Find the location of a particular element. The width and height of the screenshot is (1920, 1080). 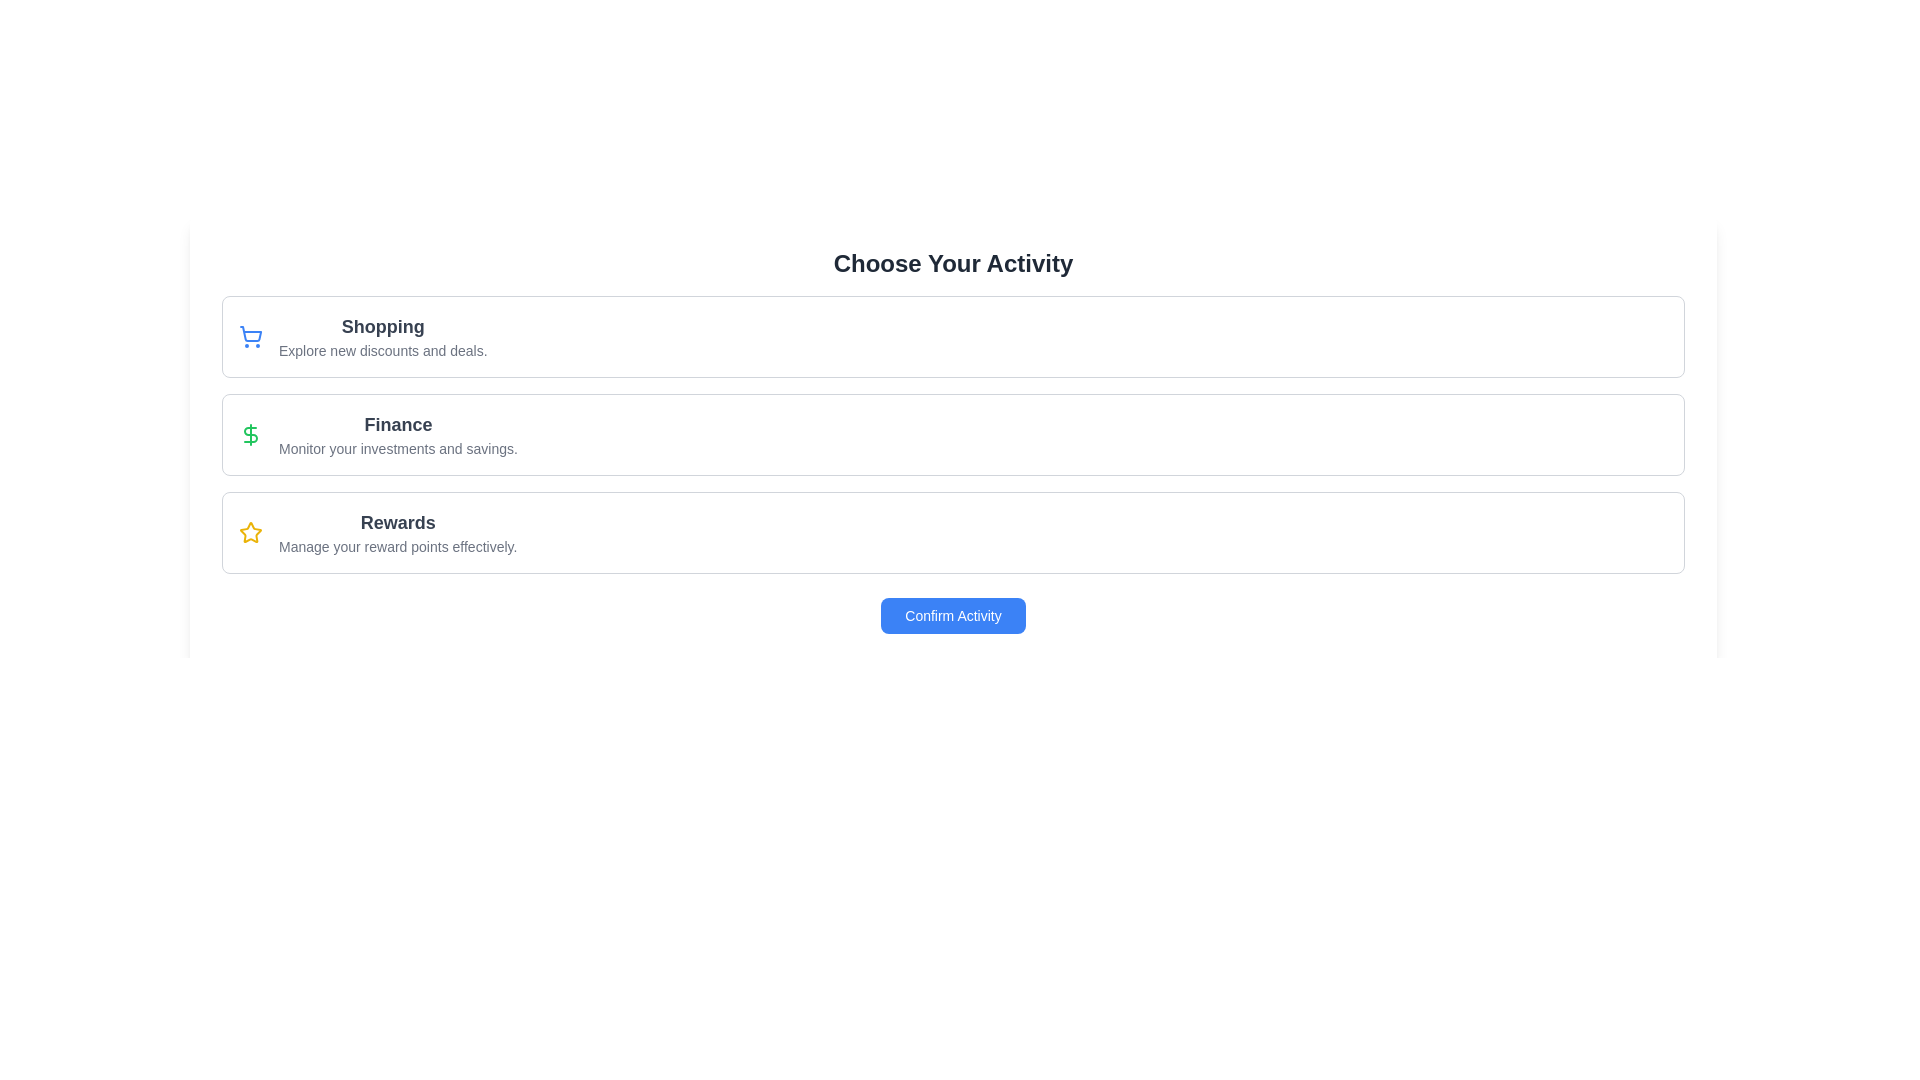

the static text element that reads 'Manage your reward points effectively.', which is styled in gray color and positioned below the 'Rewards' title is located at coordinates (398, 547).